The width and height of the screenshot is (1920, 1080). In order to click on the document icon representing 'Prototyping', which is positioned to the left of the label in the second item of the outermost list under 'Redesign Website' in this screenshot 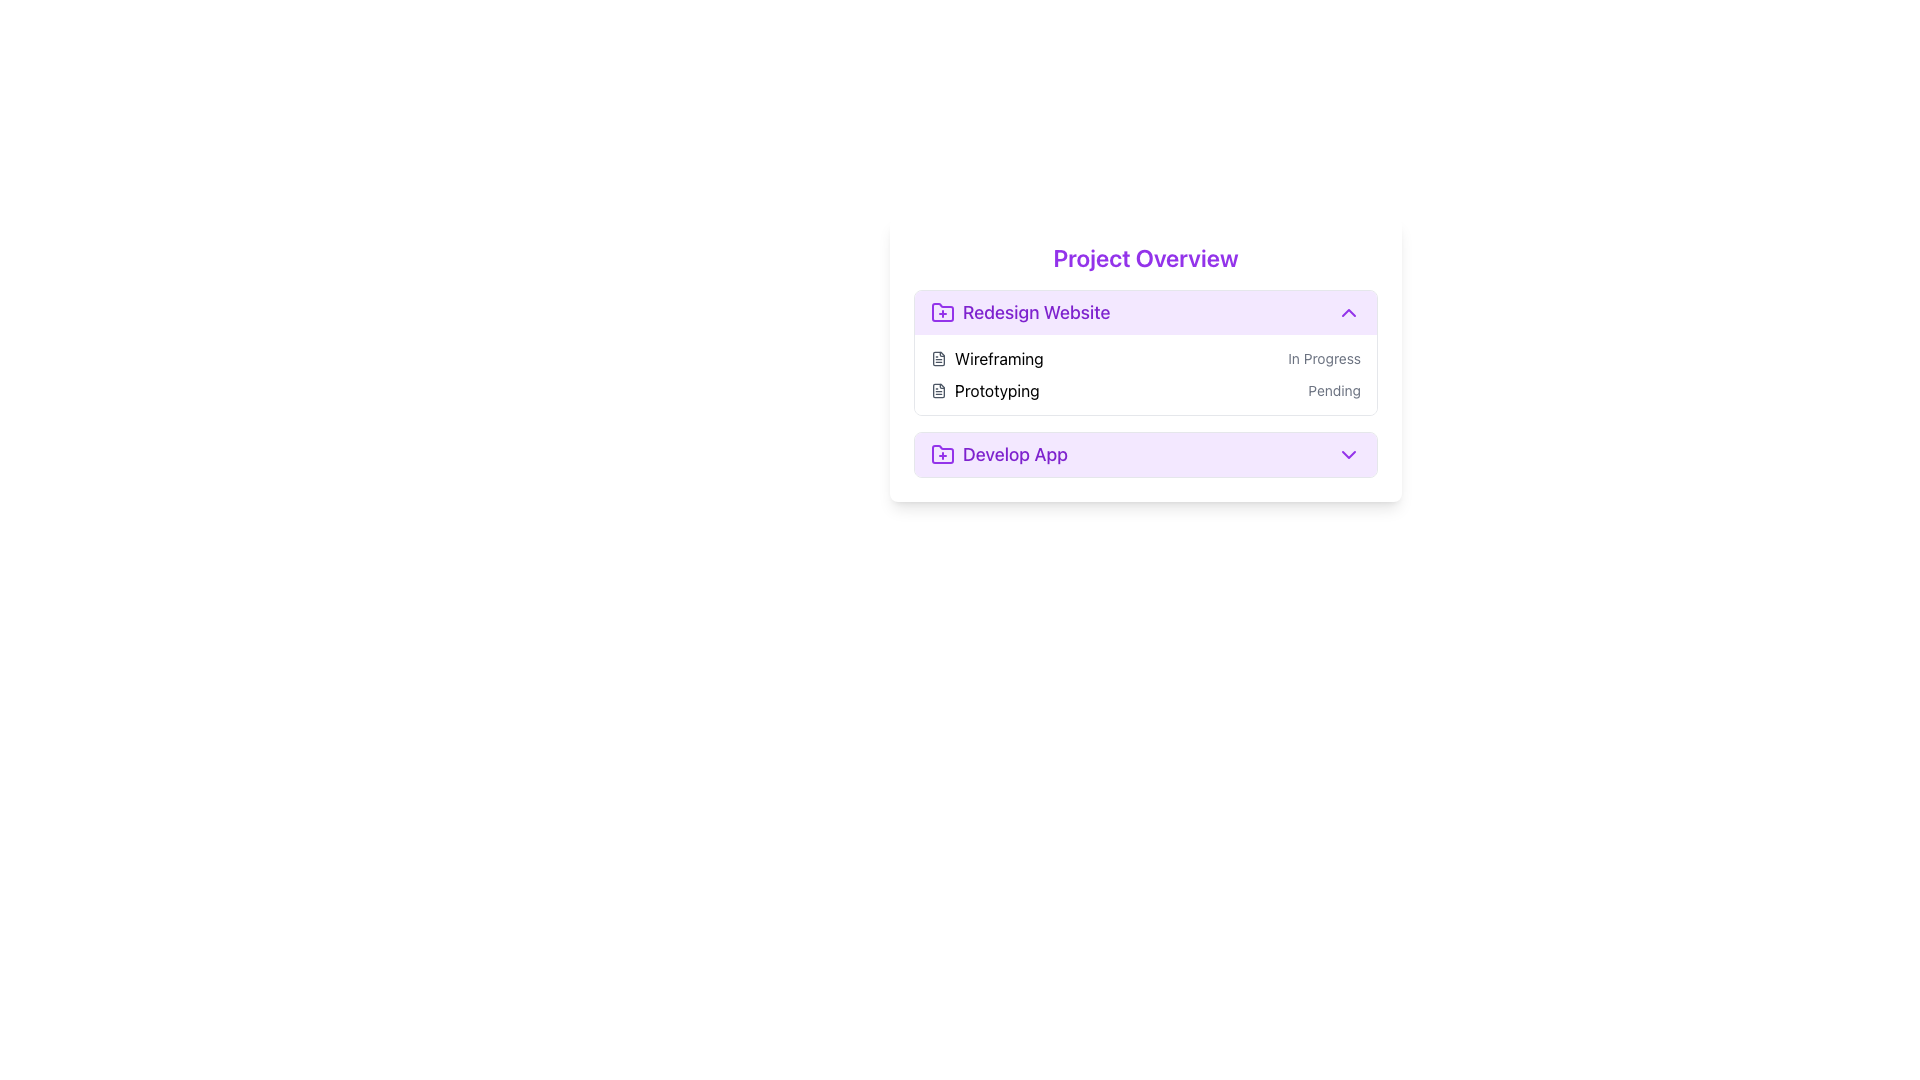, I will do `click(938, 390)`.